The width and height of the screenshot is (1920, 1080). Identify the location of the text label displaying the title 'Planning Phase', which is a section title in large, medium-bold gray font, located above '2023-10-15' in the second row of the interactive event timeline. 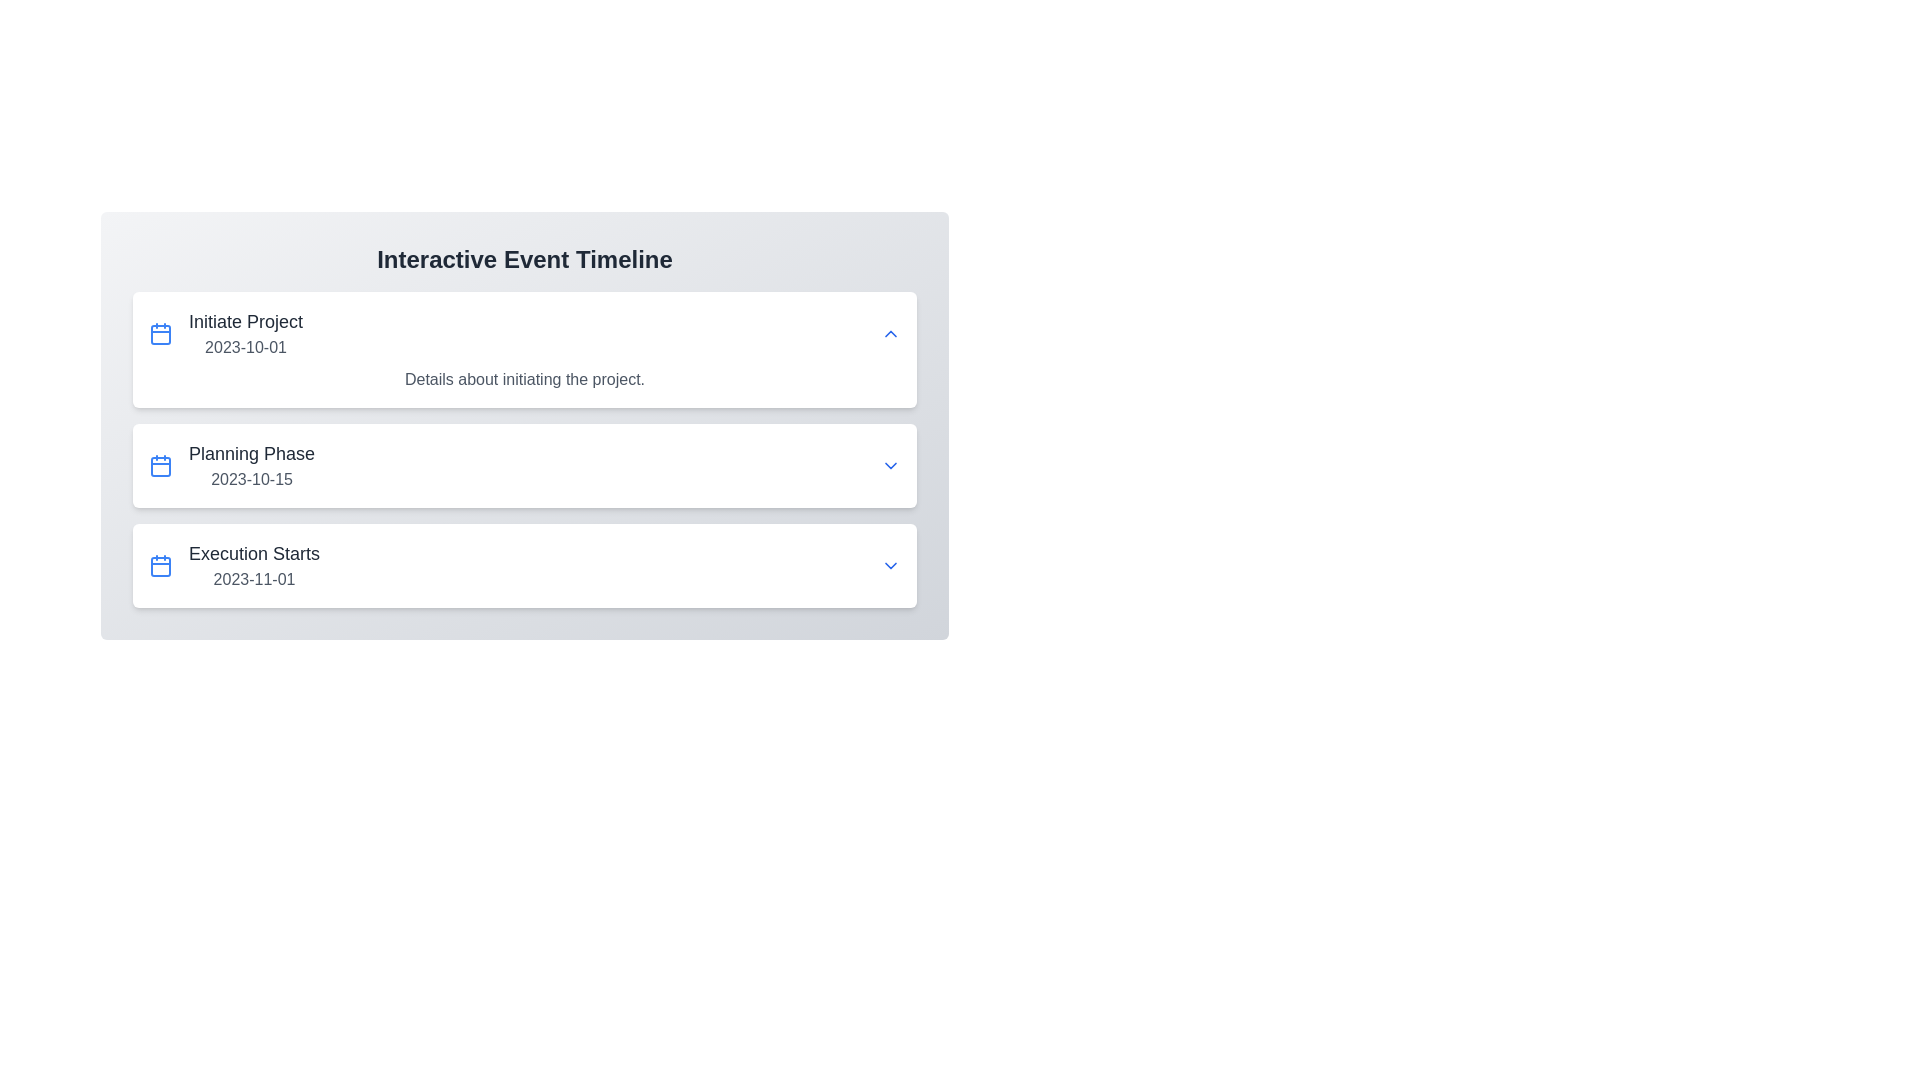
(251, 454).